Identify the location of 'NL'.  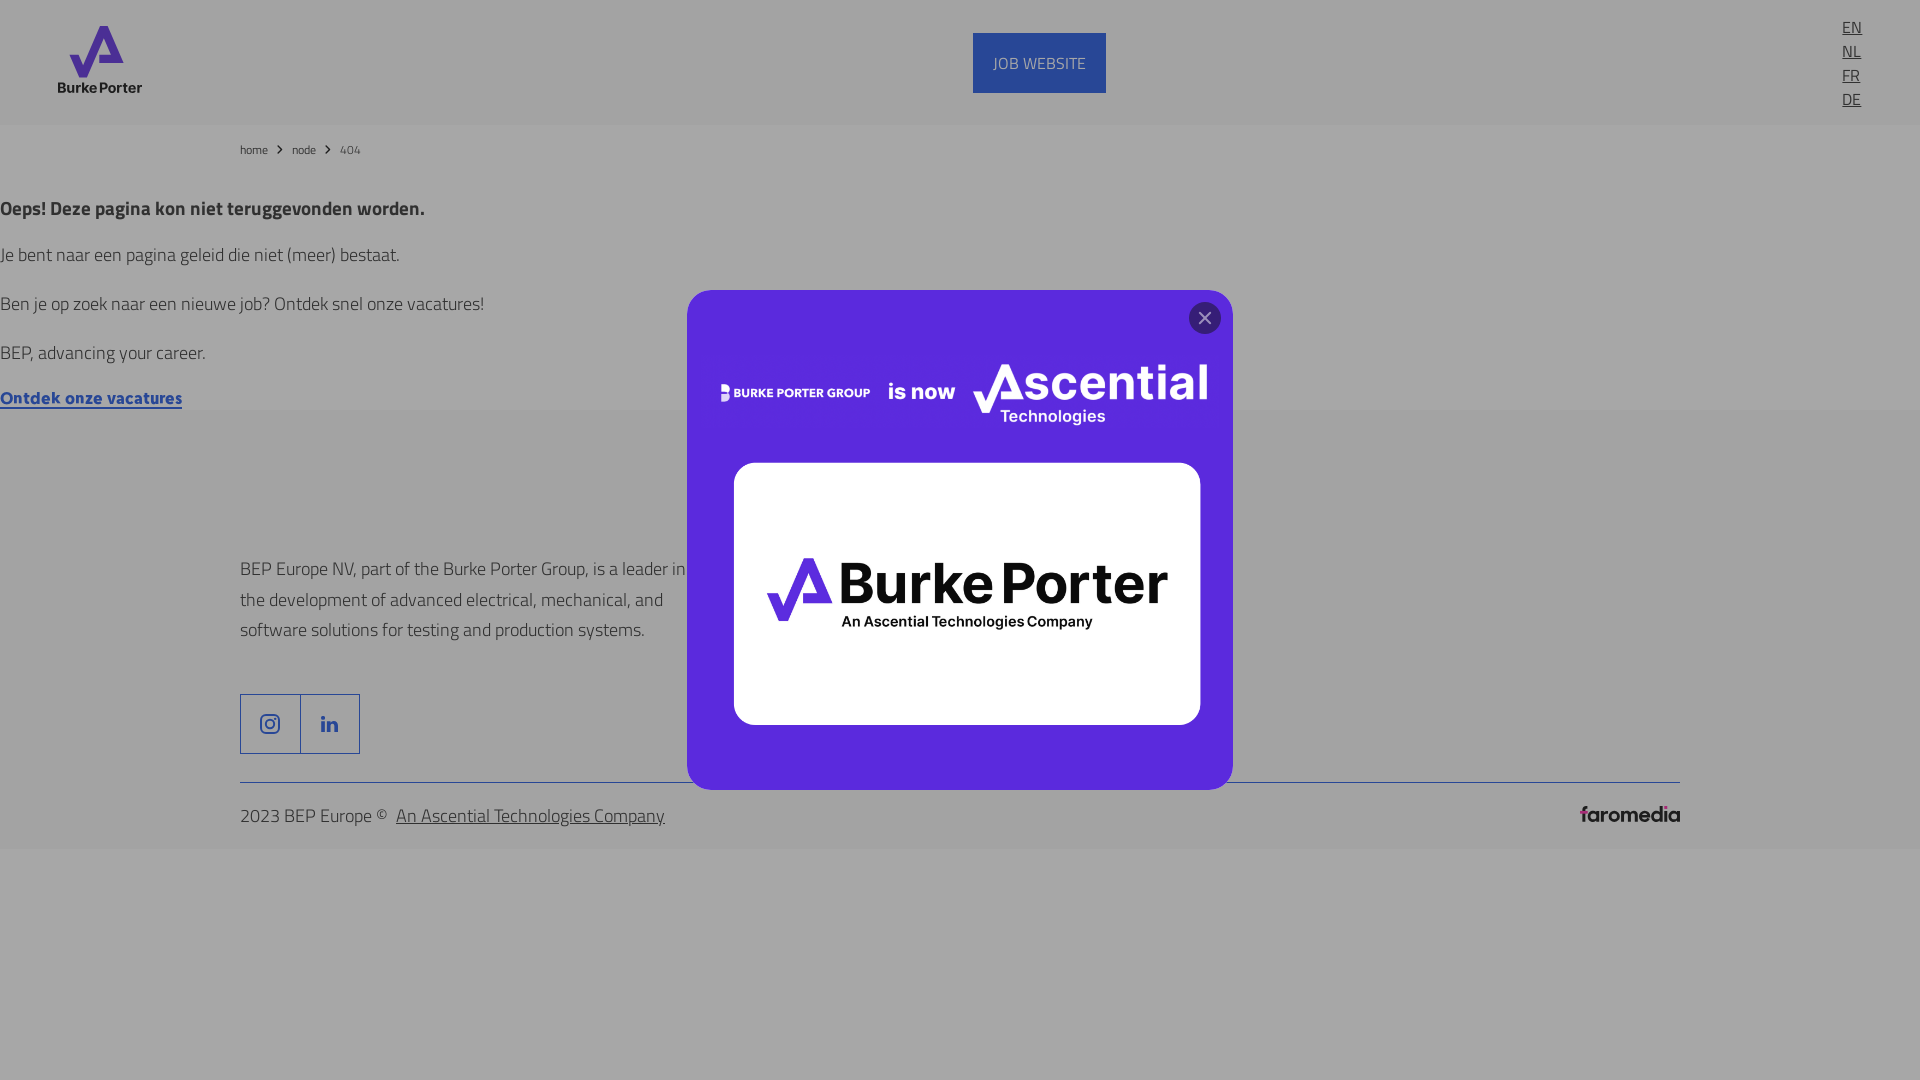
(1850, 49).